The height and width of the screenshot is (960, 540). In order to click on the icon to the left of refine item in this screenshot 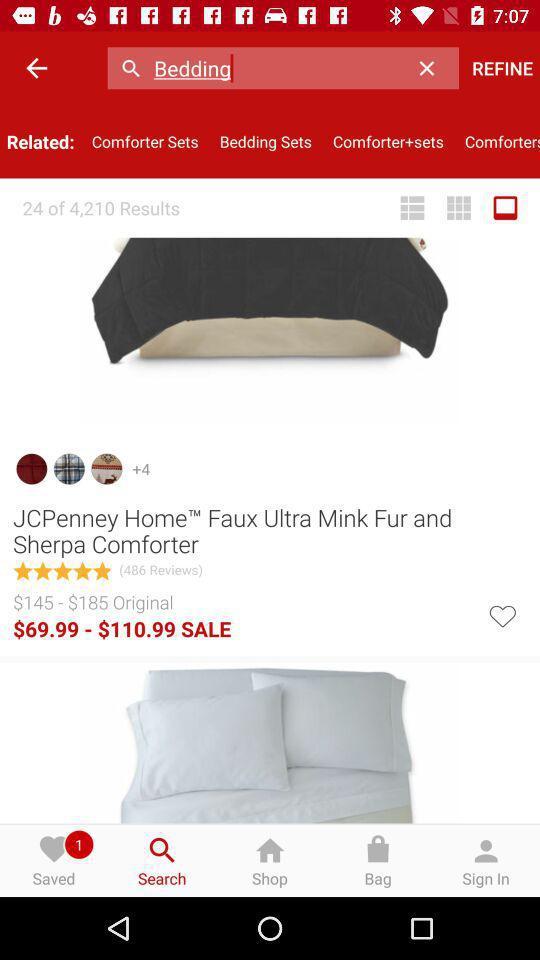, I will do `click(431, 68)`.